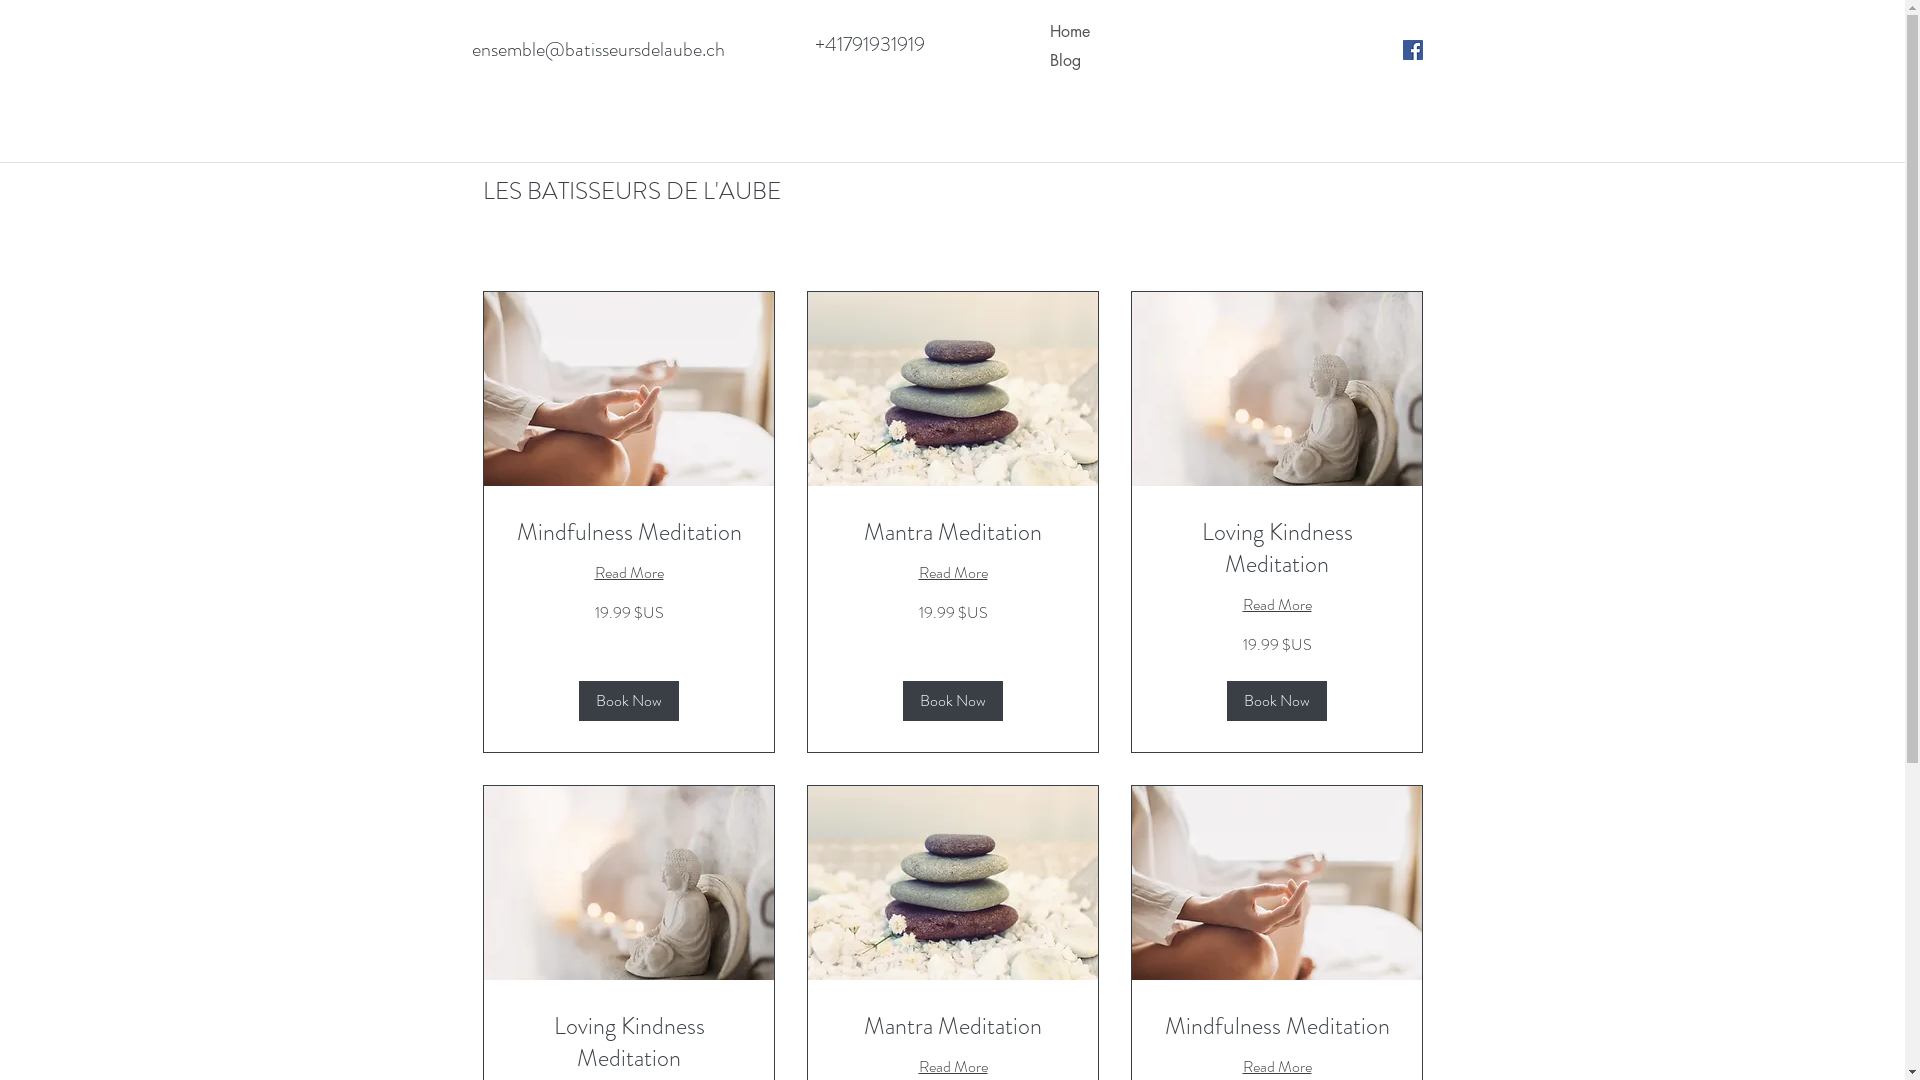  I want to click on 'ensemble@batisseursdelaube.ch', so click(597, 48).